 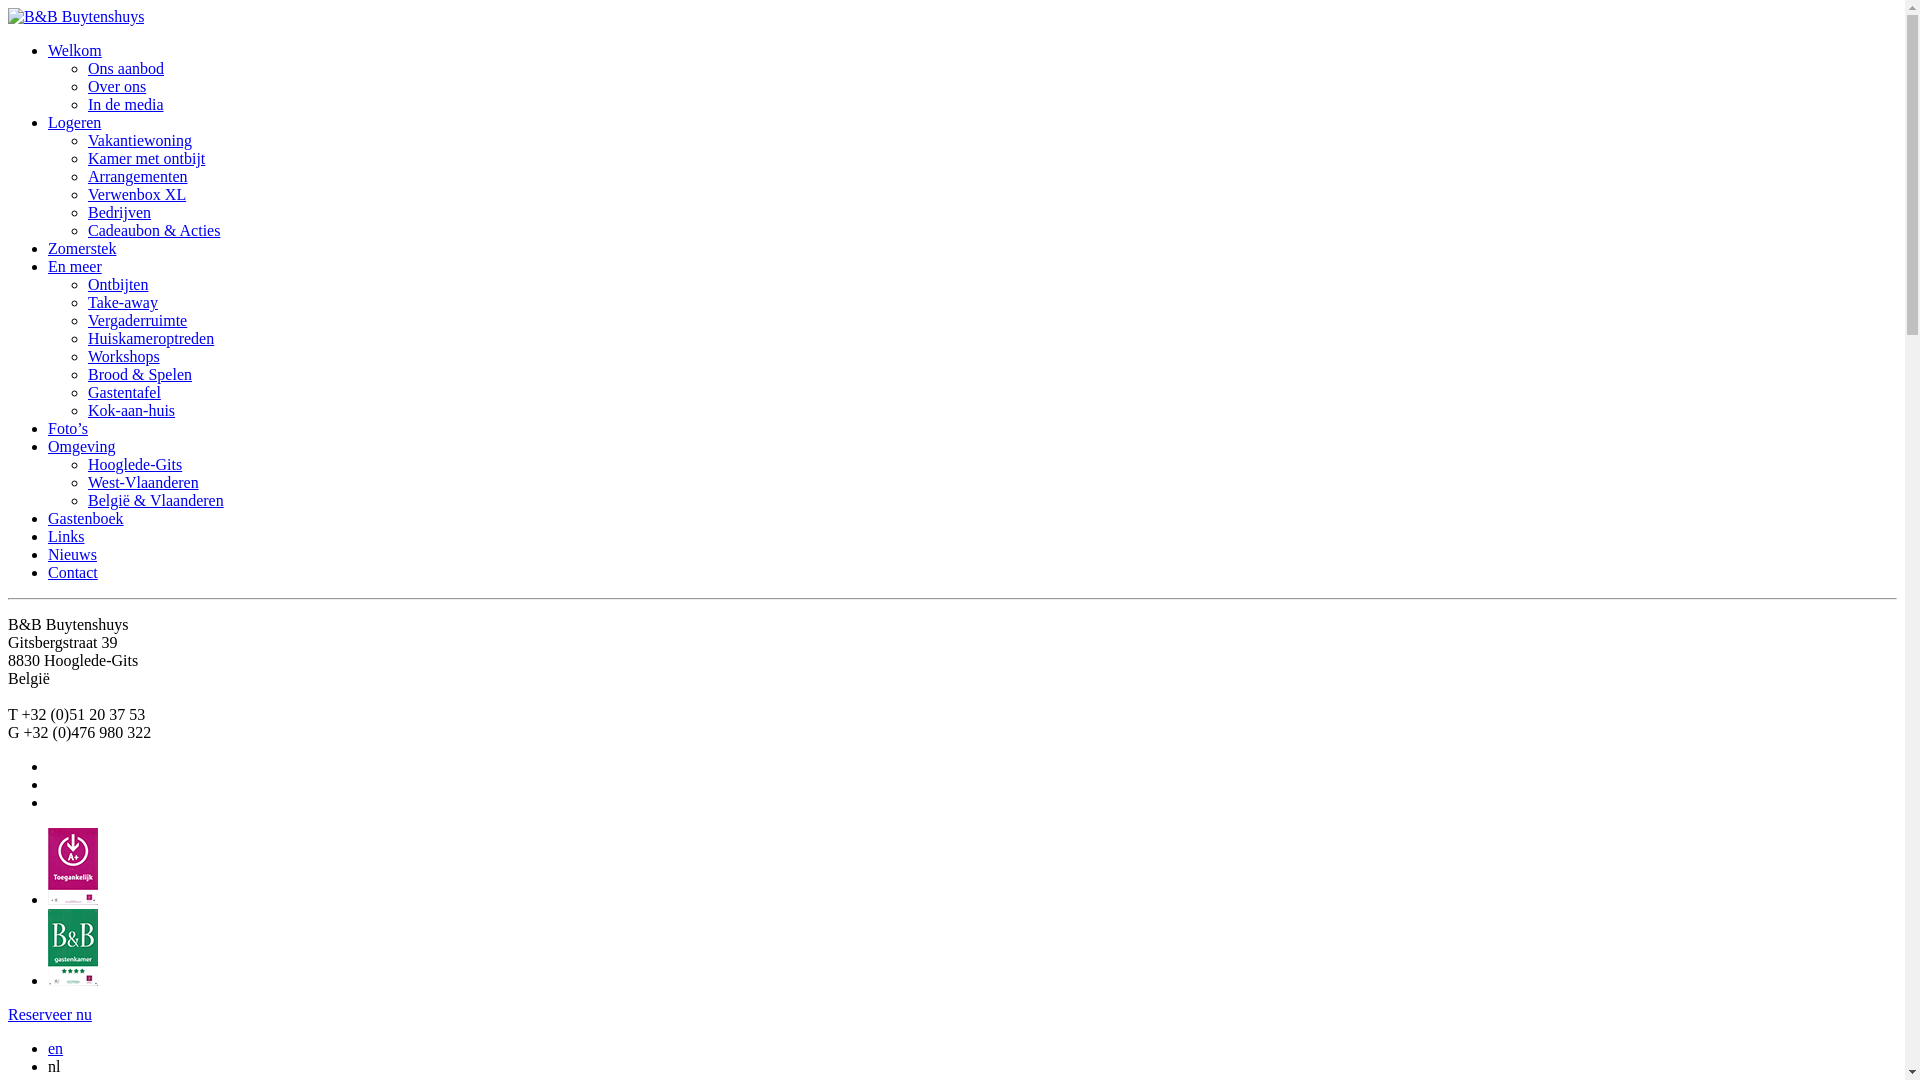 What do you see at coordinates (136, 319) in the screenshot?
I see `'Vergaderruimte'` at bounding box center [136, 319].